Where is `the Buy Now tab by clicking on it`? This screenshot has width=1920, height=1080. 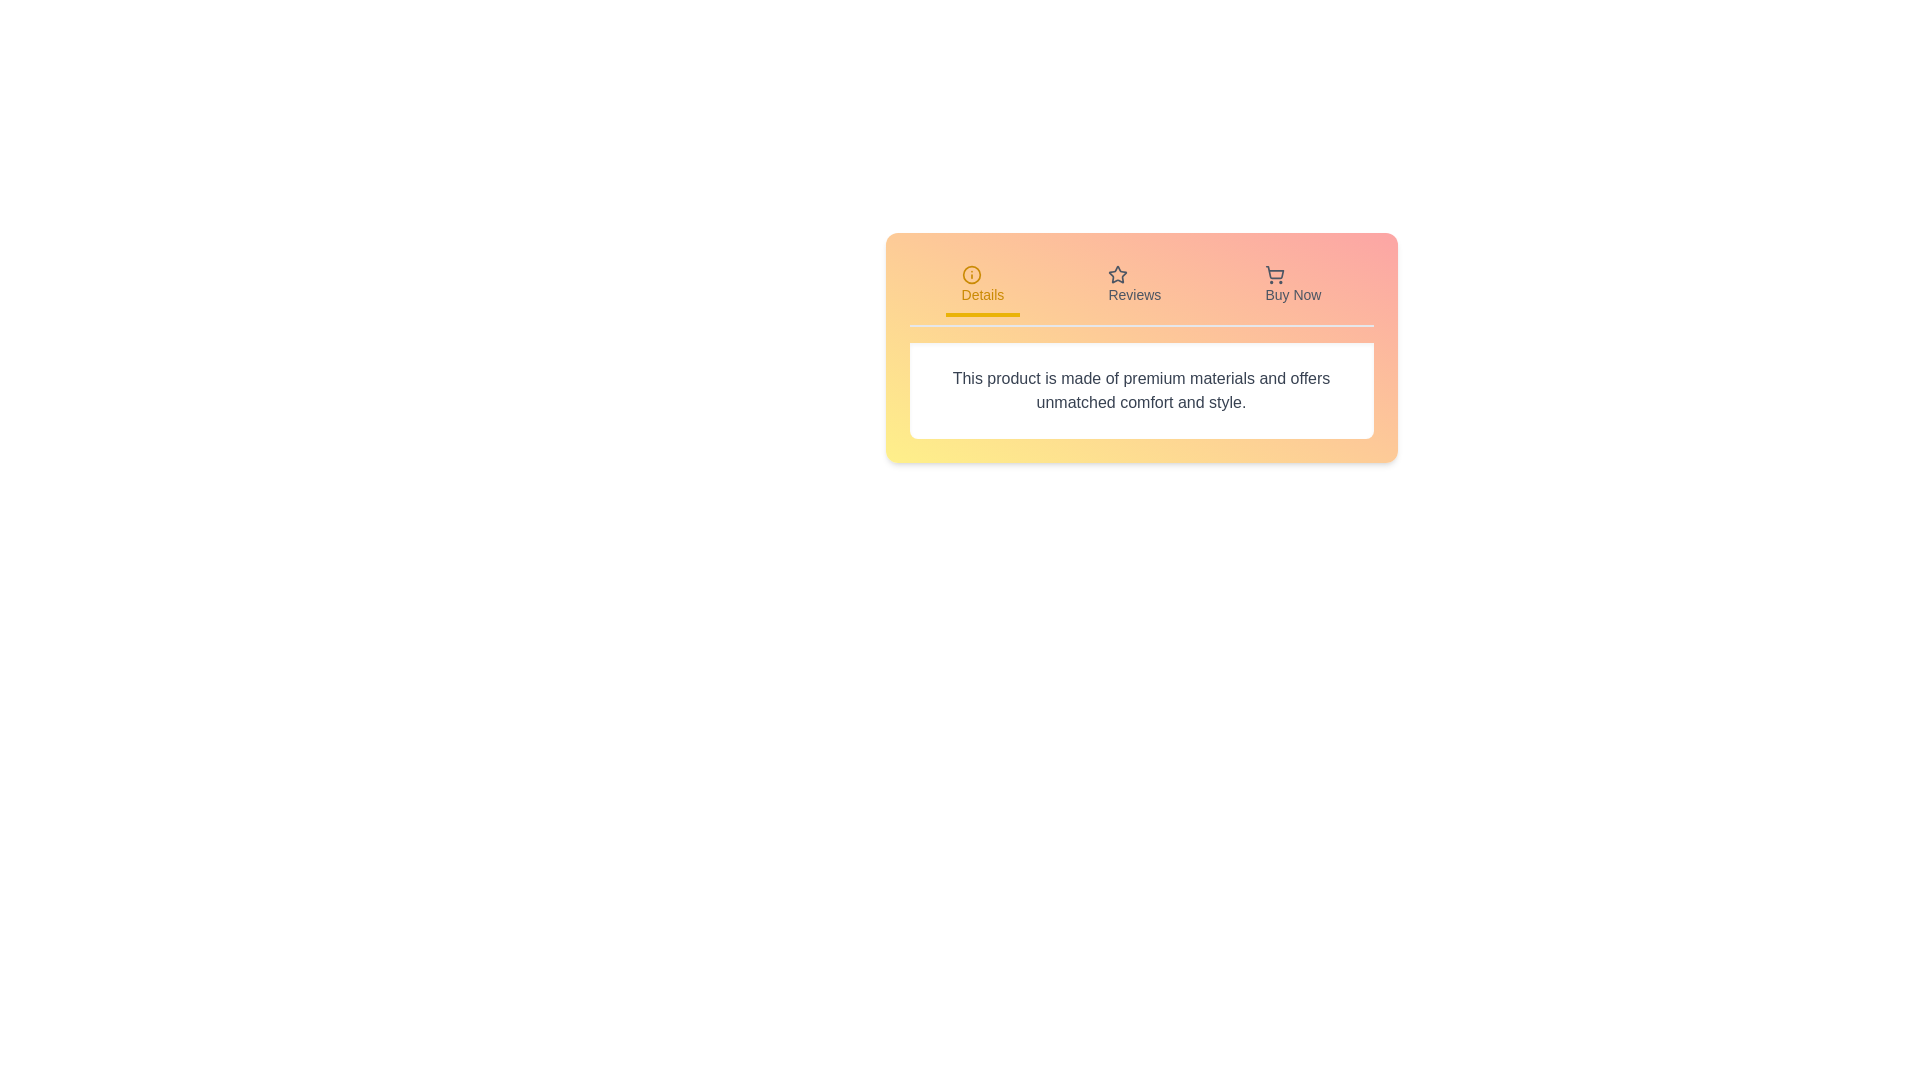 the Buy Now tab by clicking on it is located at coordinates (1293, 286).